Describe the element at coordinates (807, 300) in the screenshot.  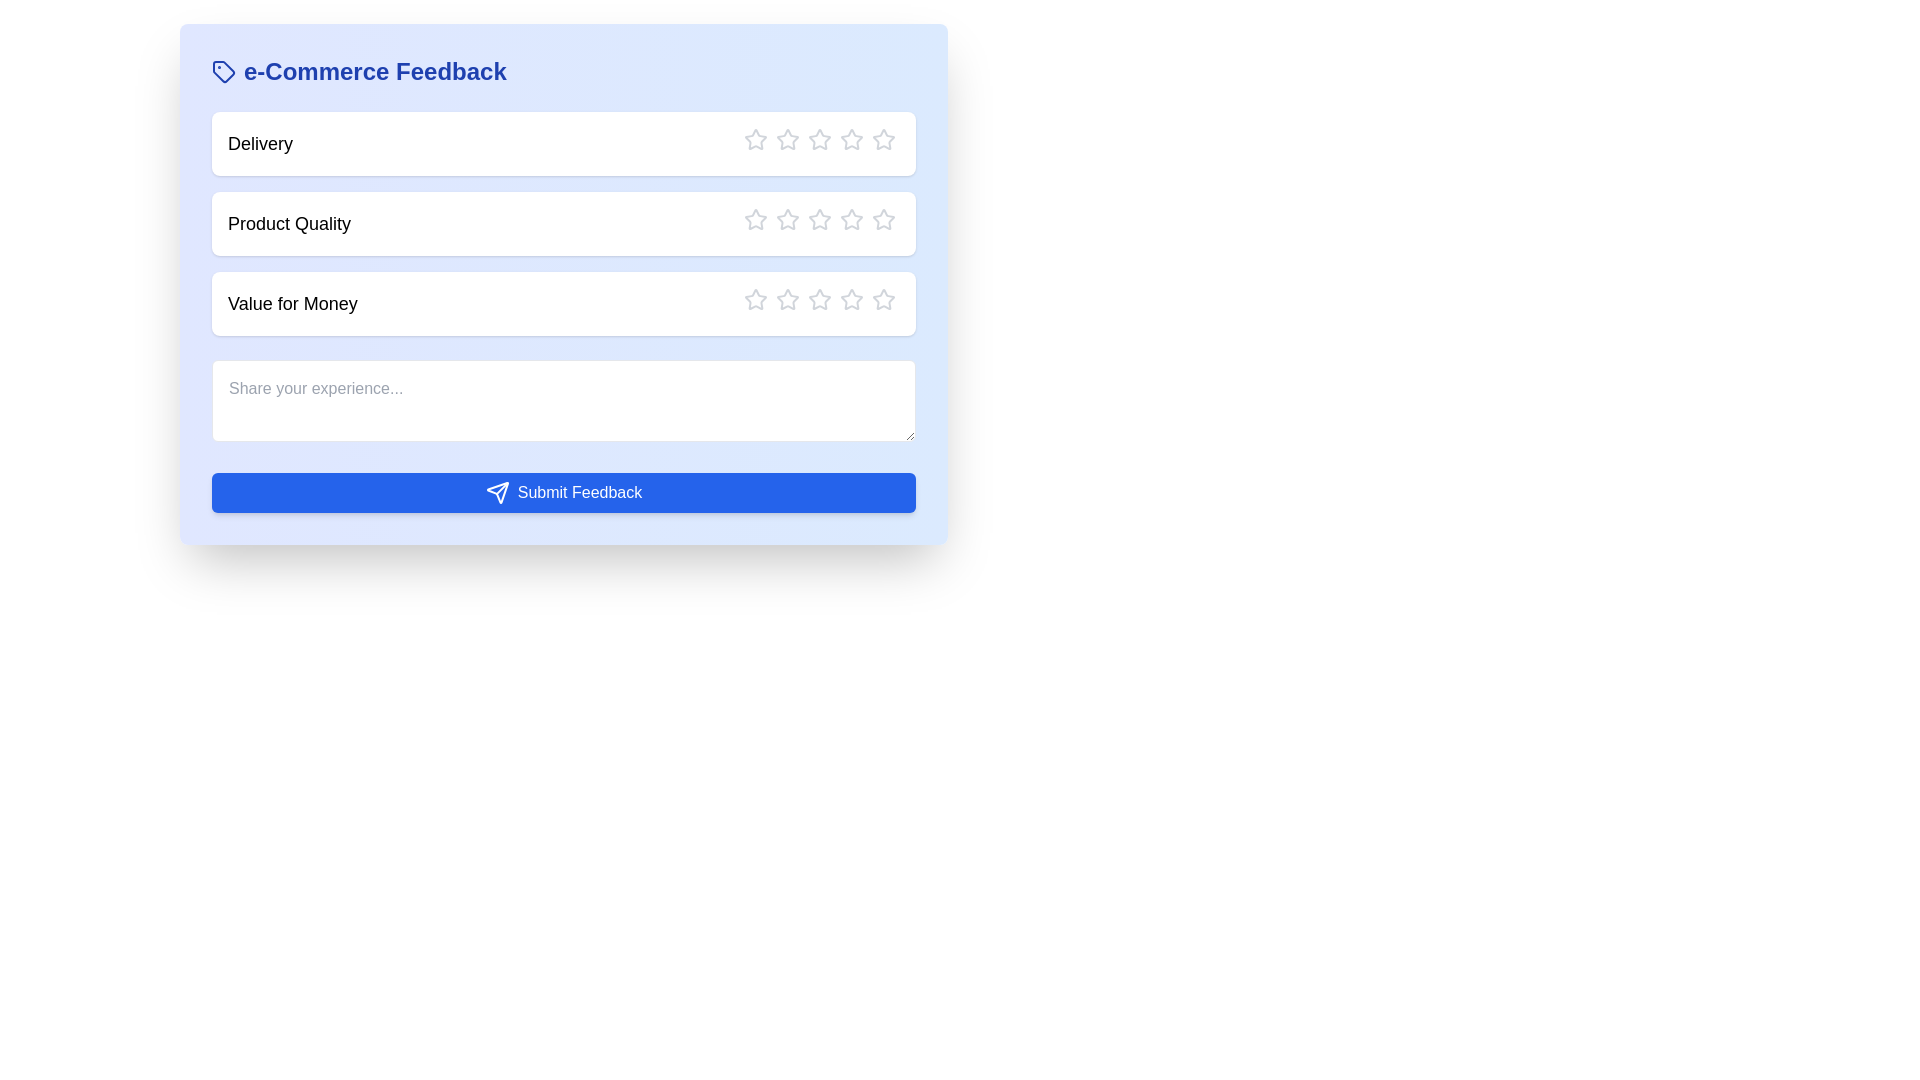
I see `the star corresponding to the rating 3 for the category Value for Money` at that location.